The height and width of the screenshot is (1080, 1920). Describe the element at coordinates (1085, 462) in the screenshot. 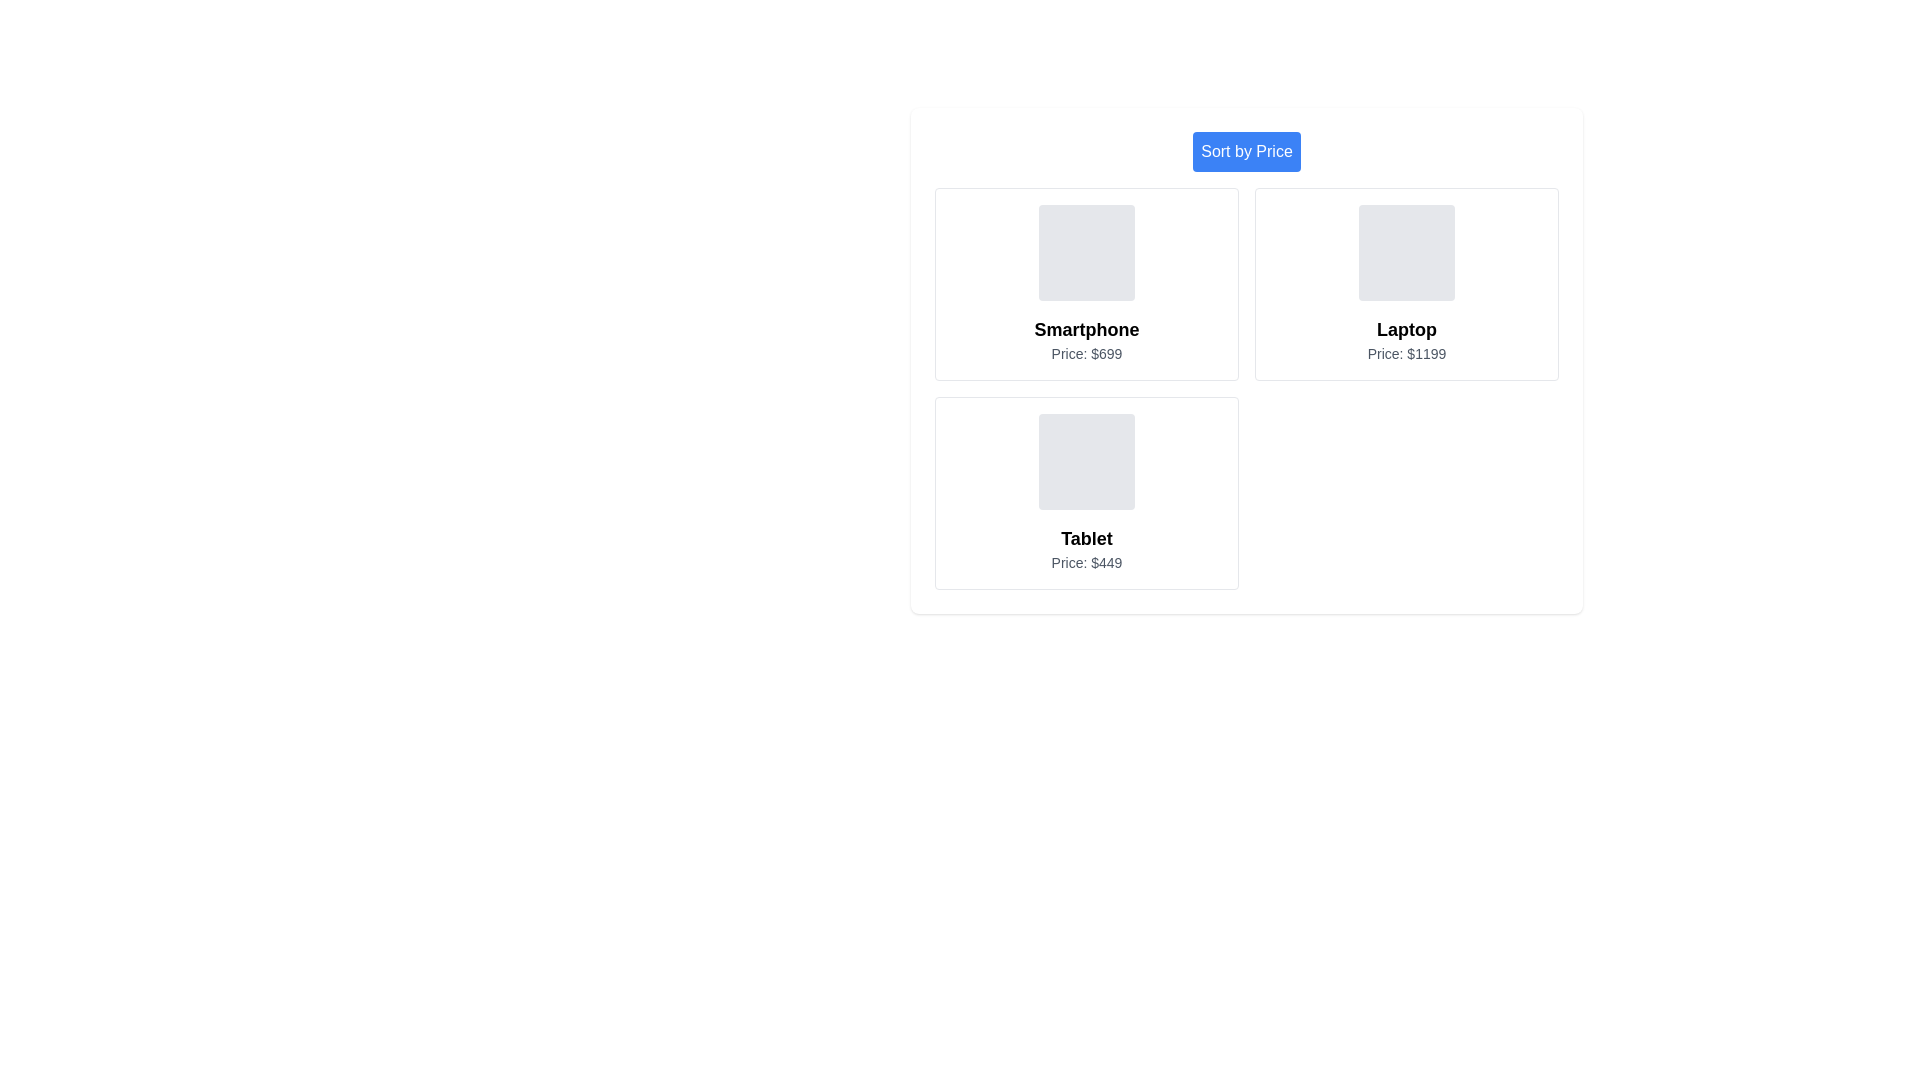

I see `the placeholder image for Tablet` at that location.